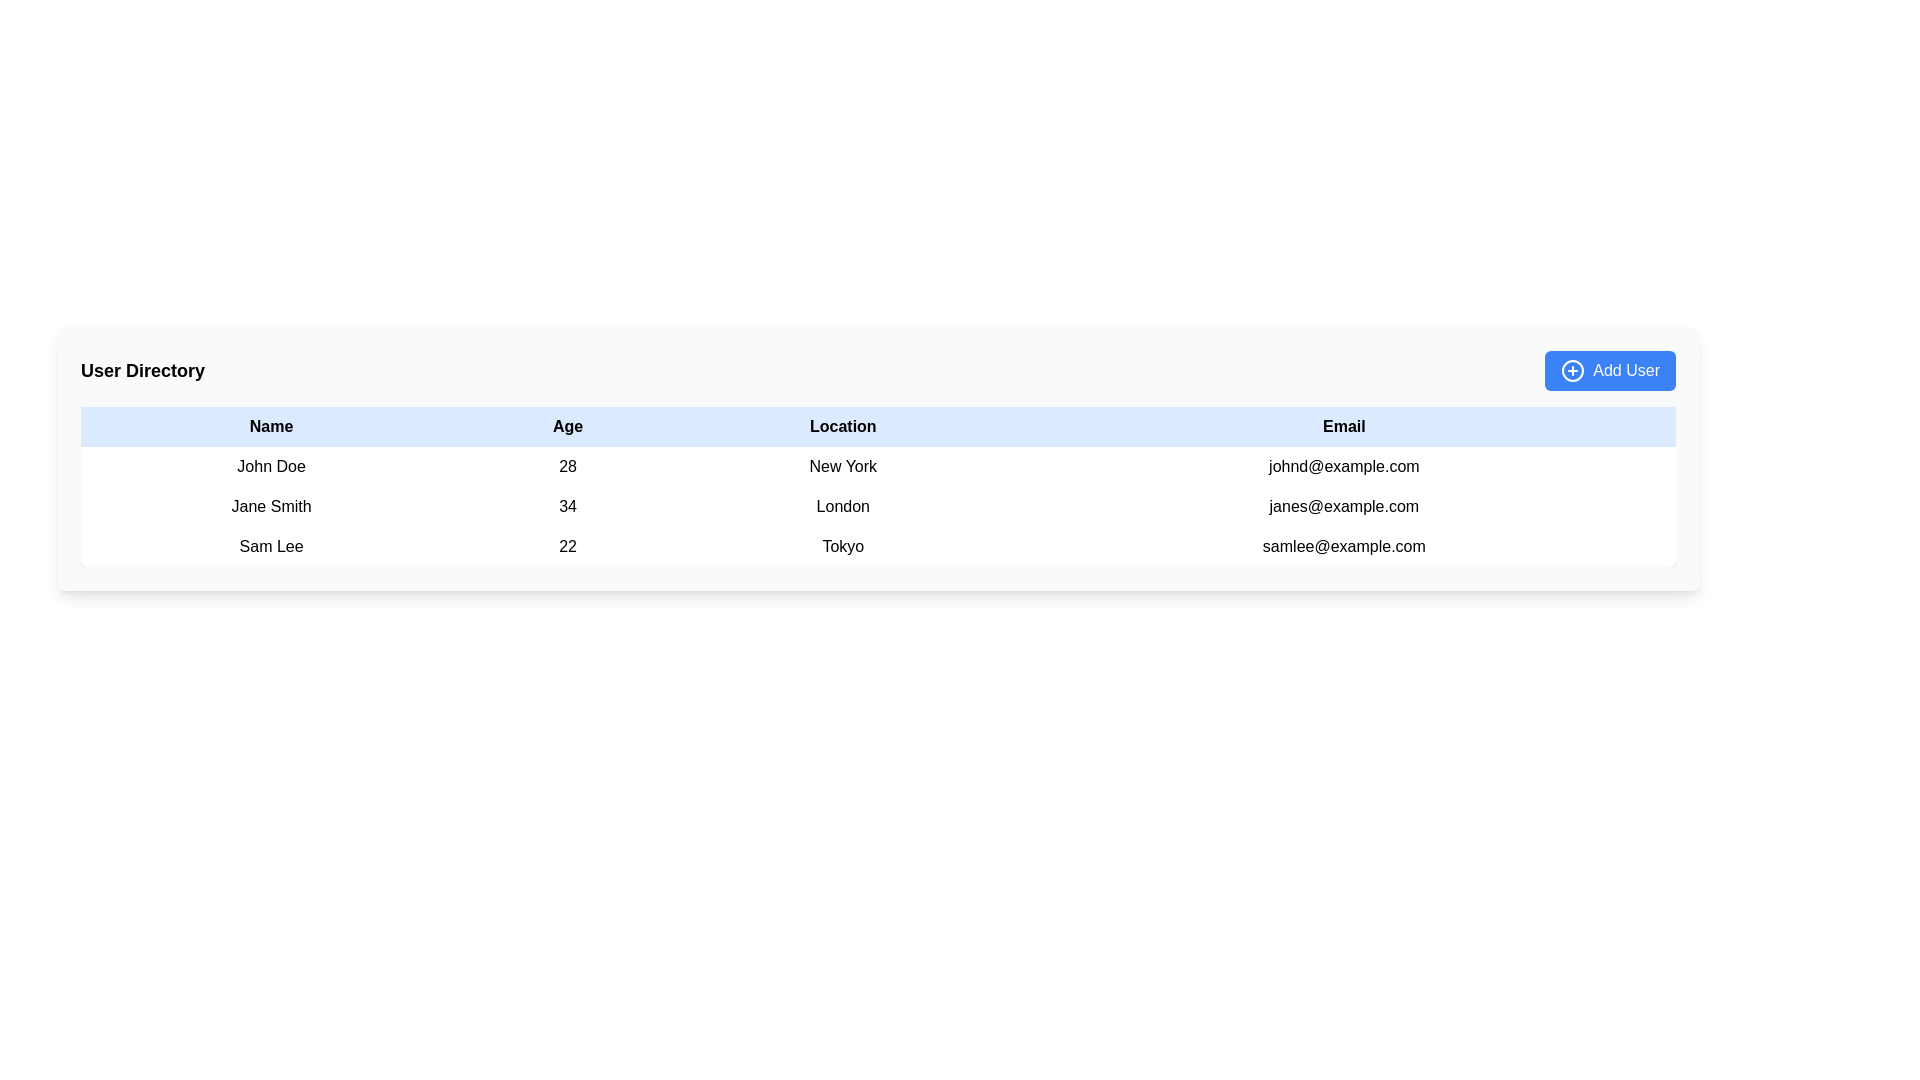  Describe the element at coordinates (270, 505) in the screenshot. I see `the text label displaying 'Jane Smith' located in the first column under the 'Name' header in the user directory table` at that location.